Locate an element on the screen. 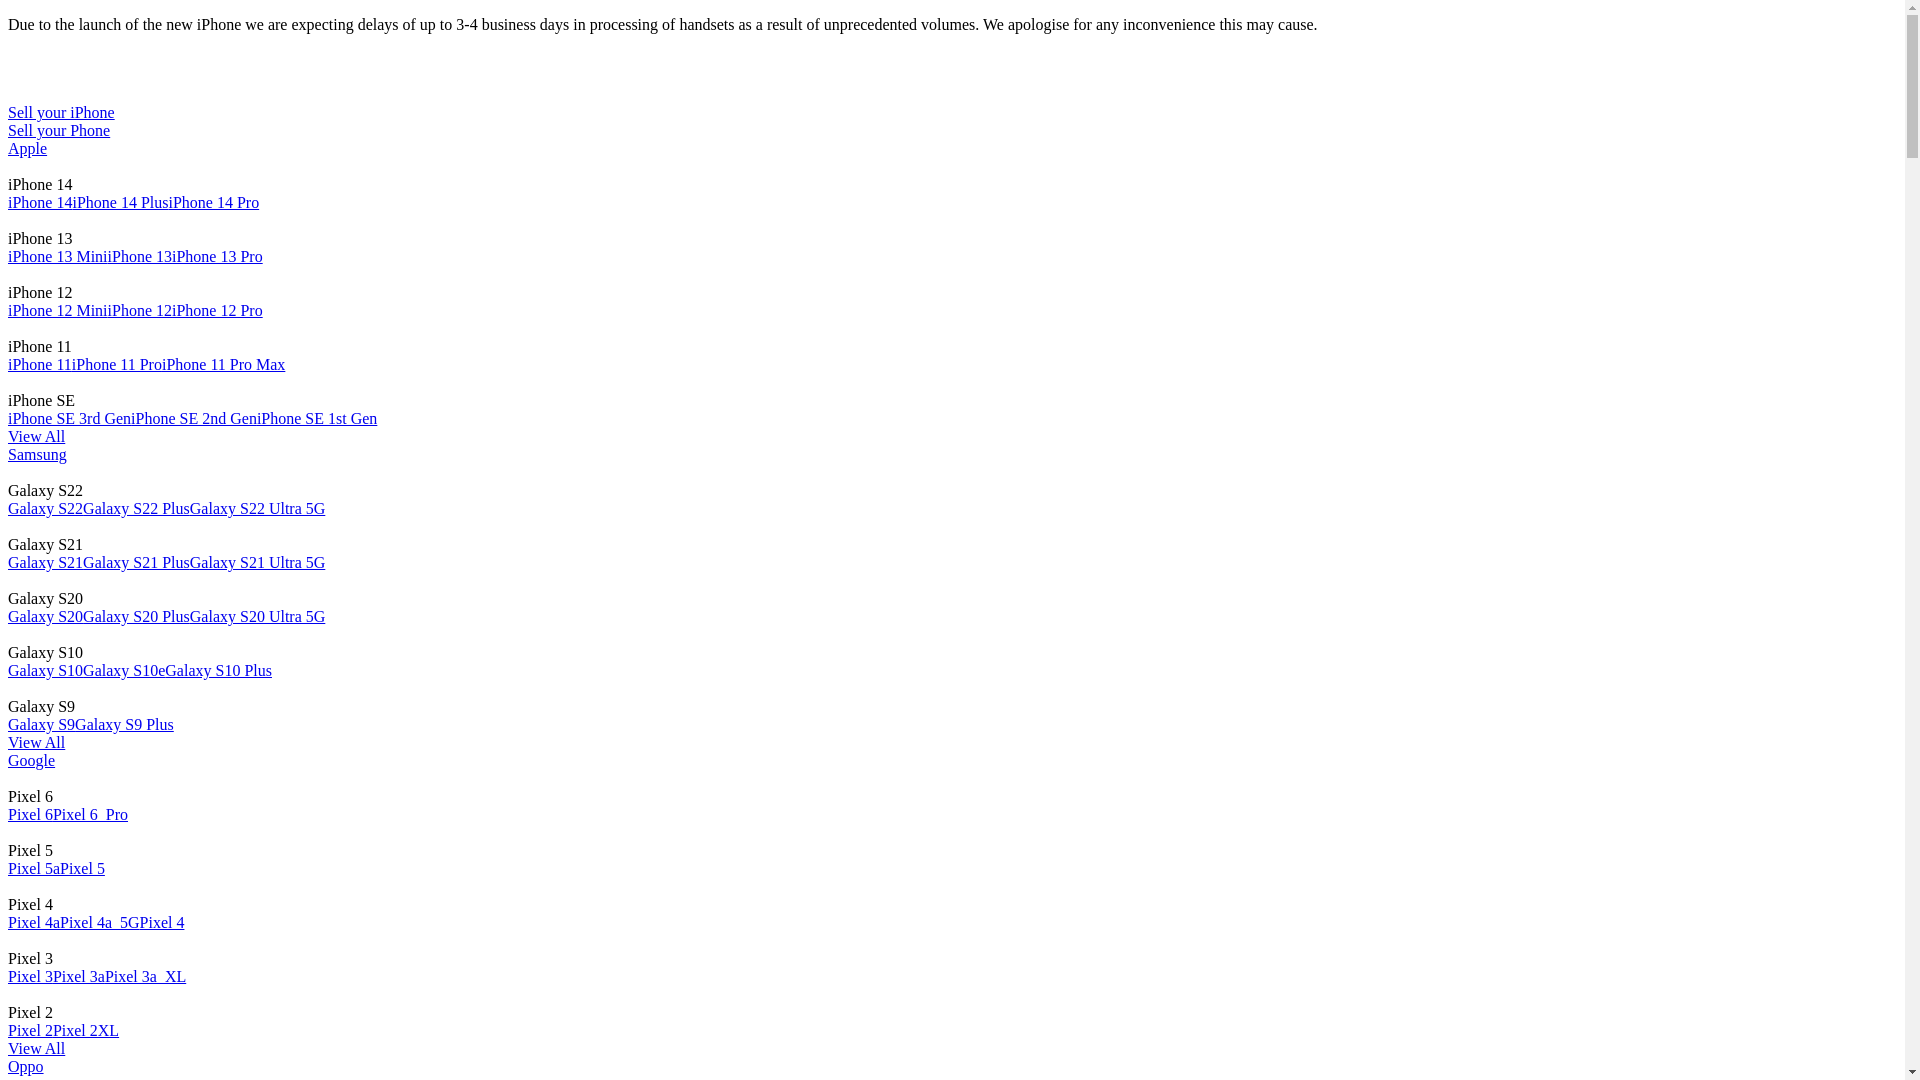 The width and height of the screenshot is (1920, 1080). 'Galaxy S9' is located at coordinates (41, 724).